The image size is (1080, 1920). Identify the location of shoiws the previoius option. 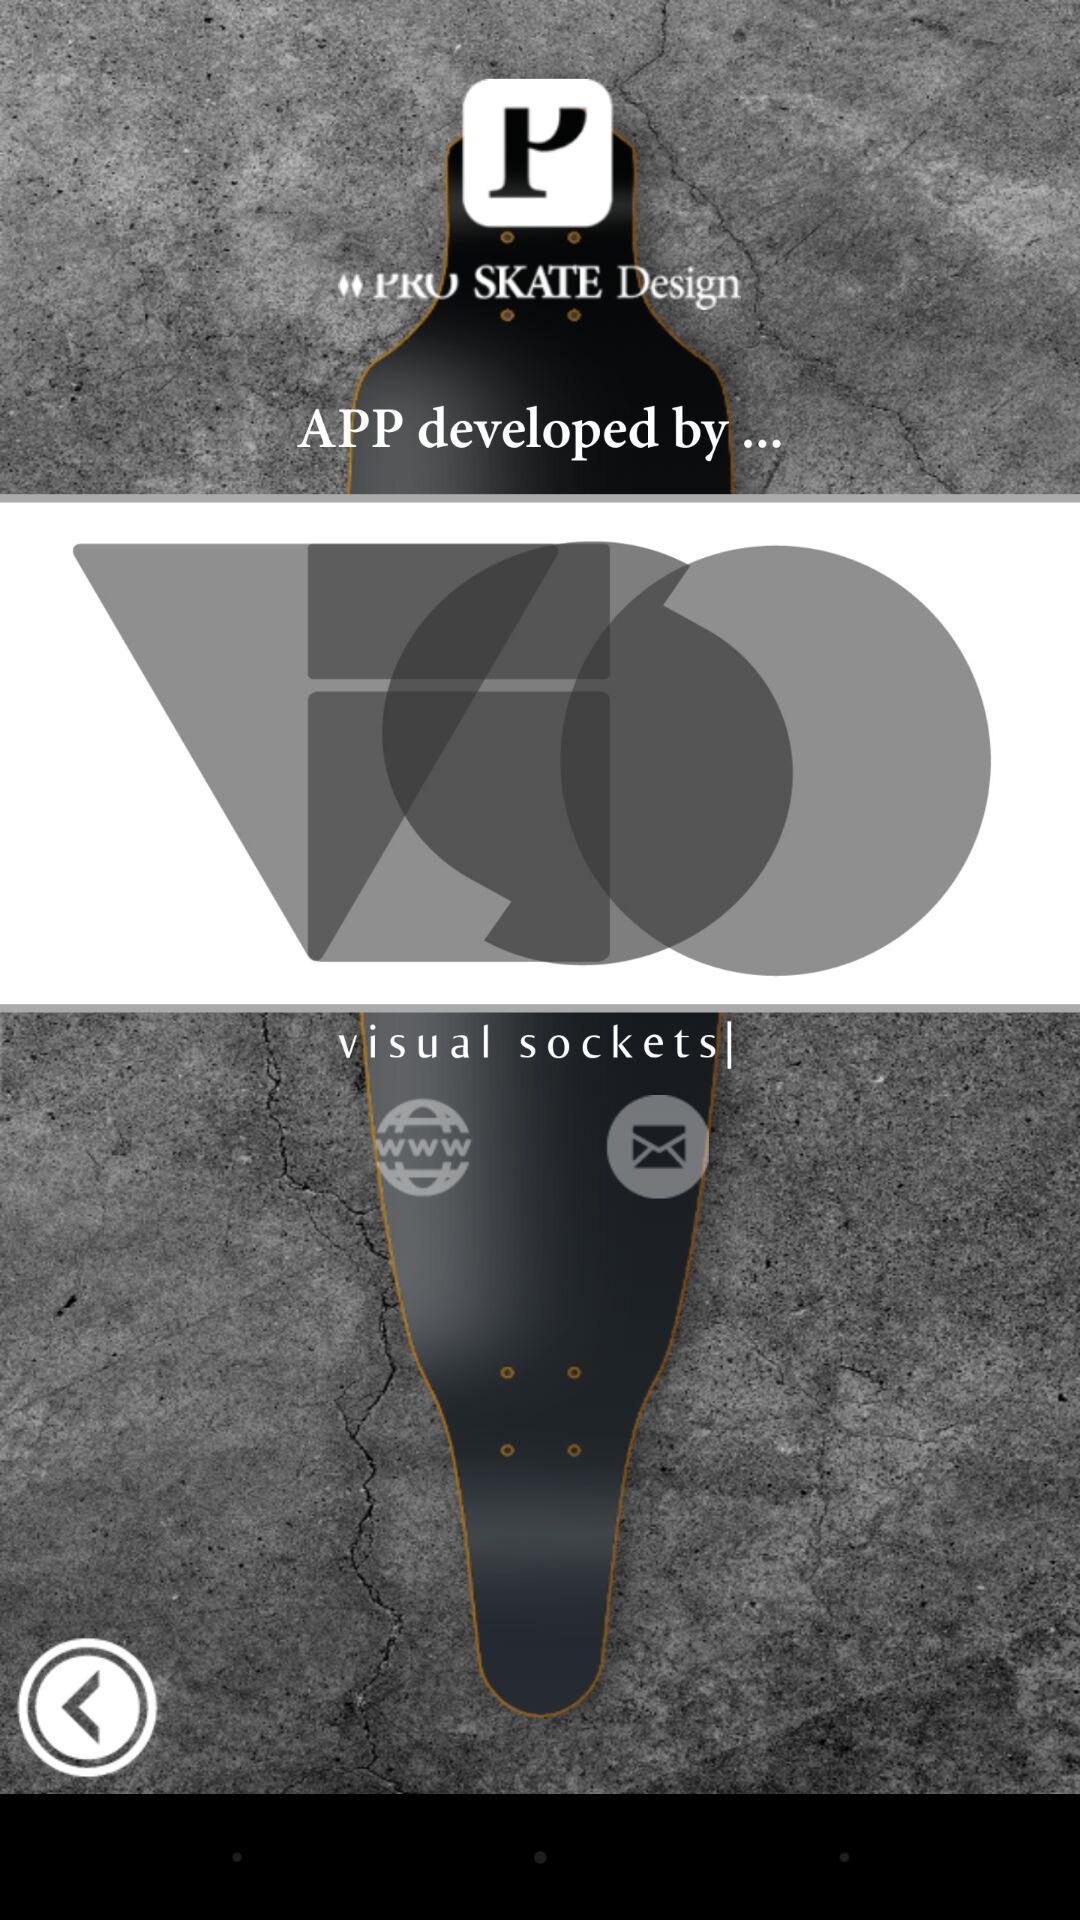
(86, 1705).